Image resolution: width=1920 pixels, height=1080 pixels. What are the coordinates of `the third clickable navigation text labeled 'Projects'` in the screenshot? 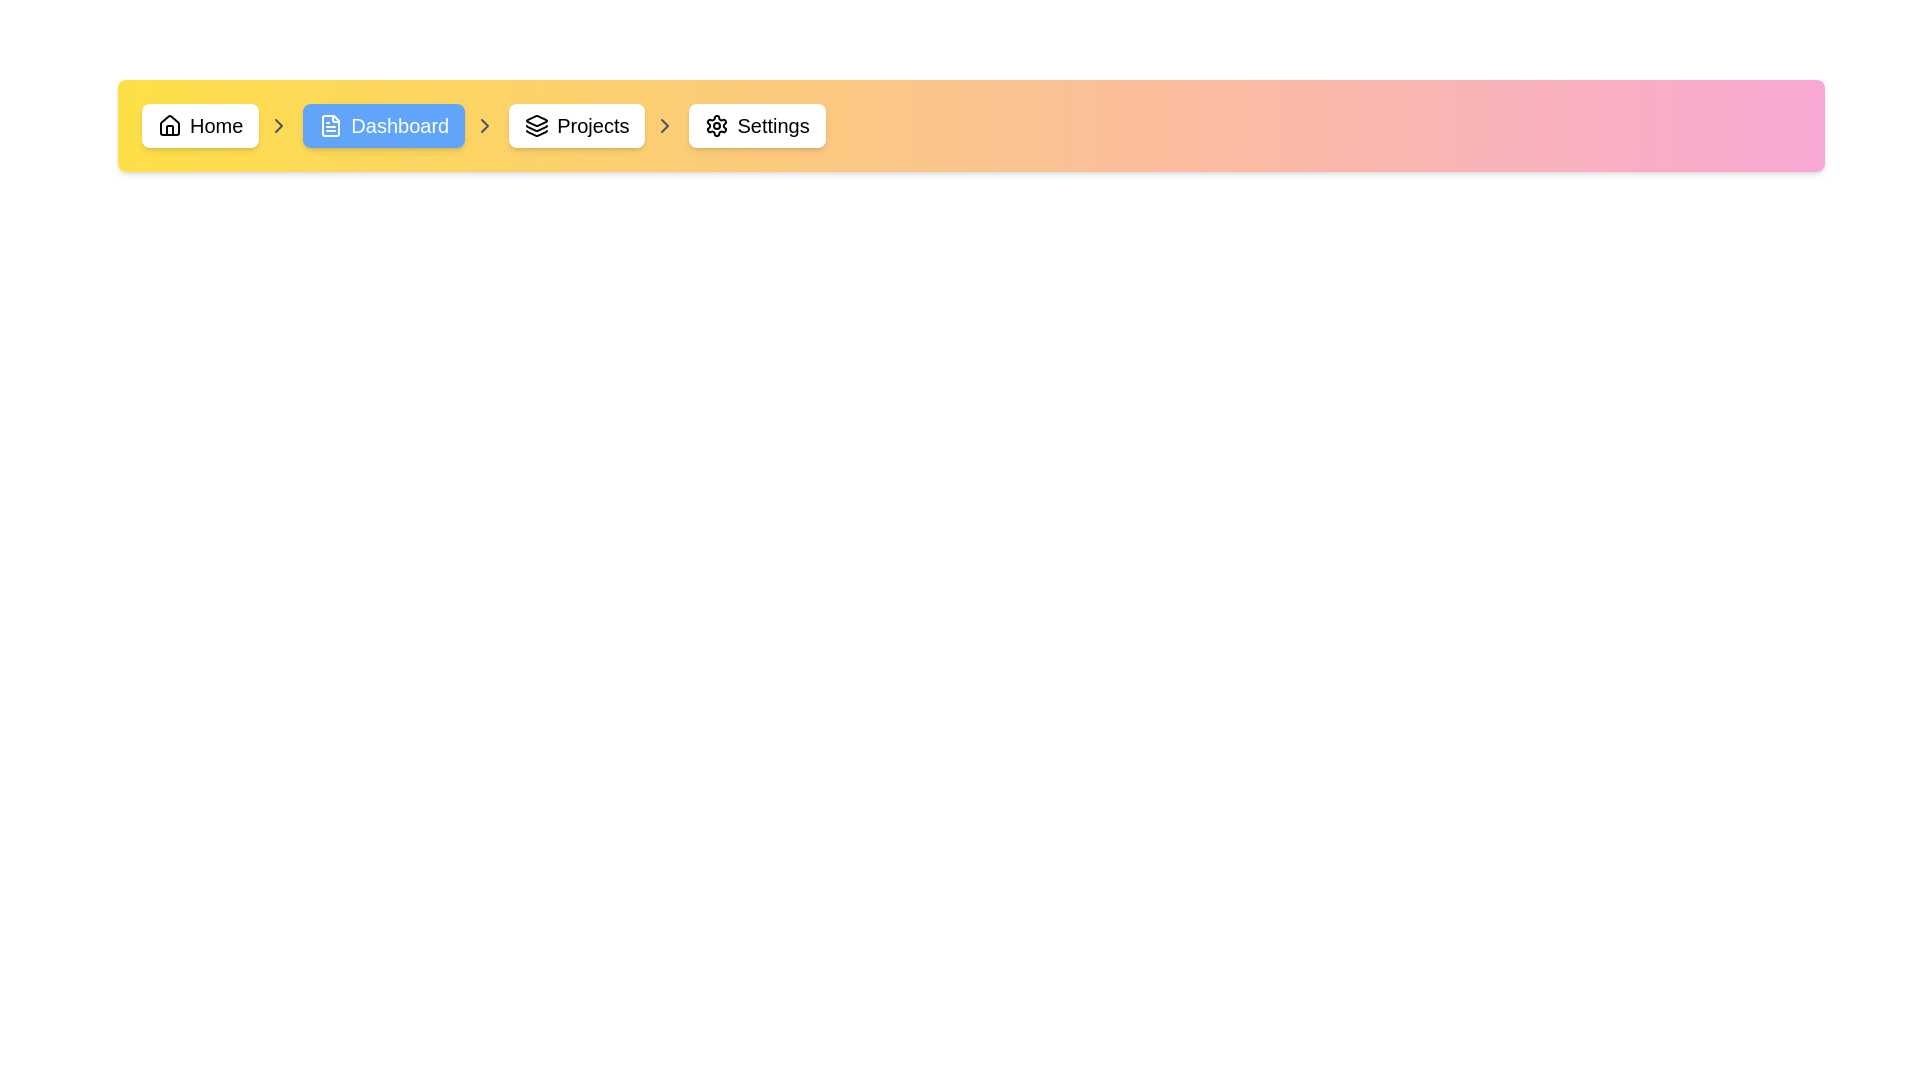 It's located at (592, 126).